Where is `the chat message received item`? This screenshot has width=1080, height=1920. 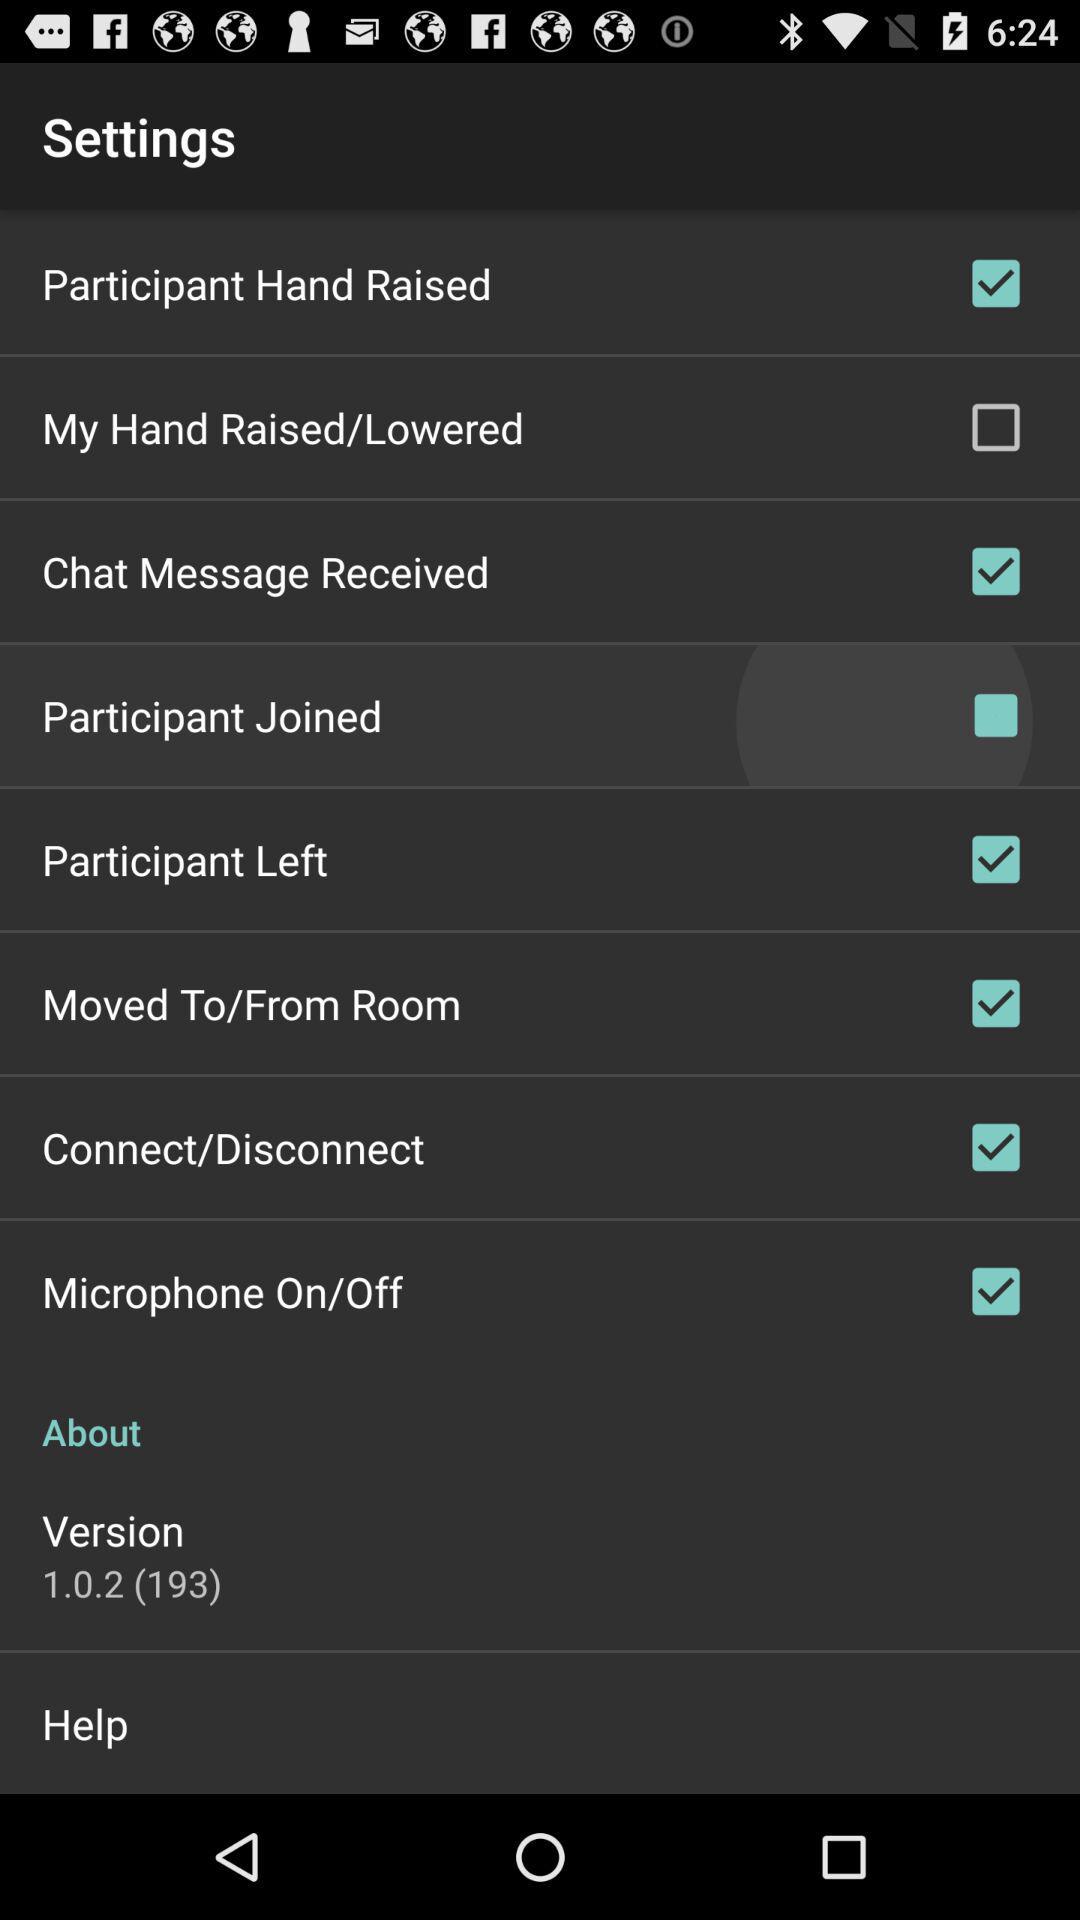
the chat message received item is located at coordinates (264, 570).